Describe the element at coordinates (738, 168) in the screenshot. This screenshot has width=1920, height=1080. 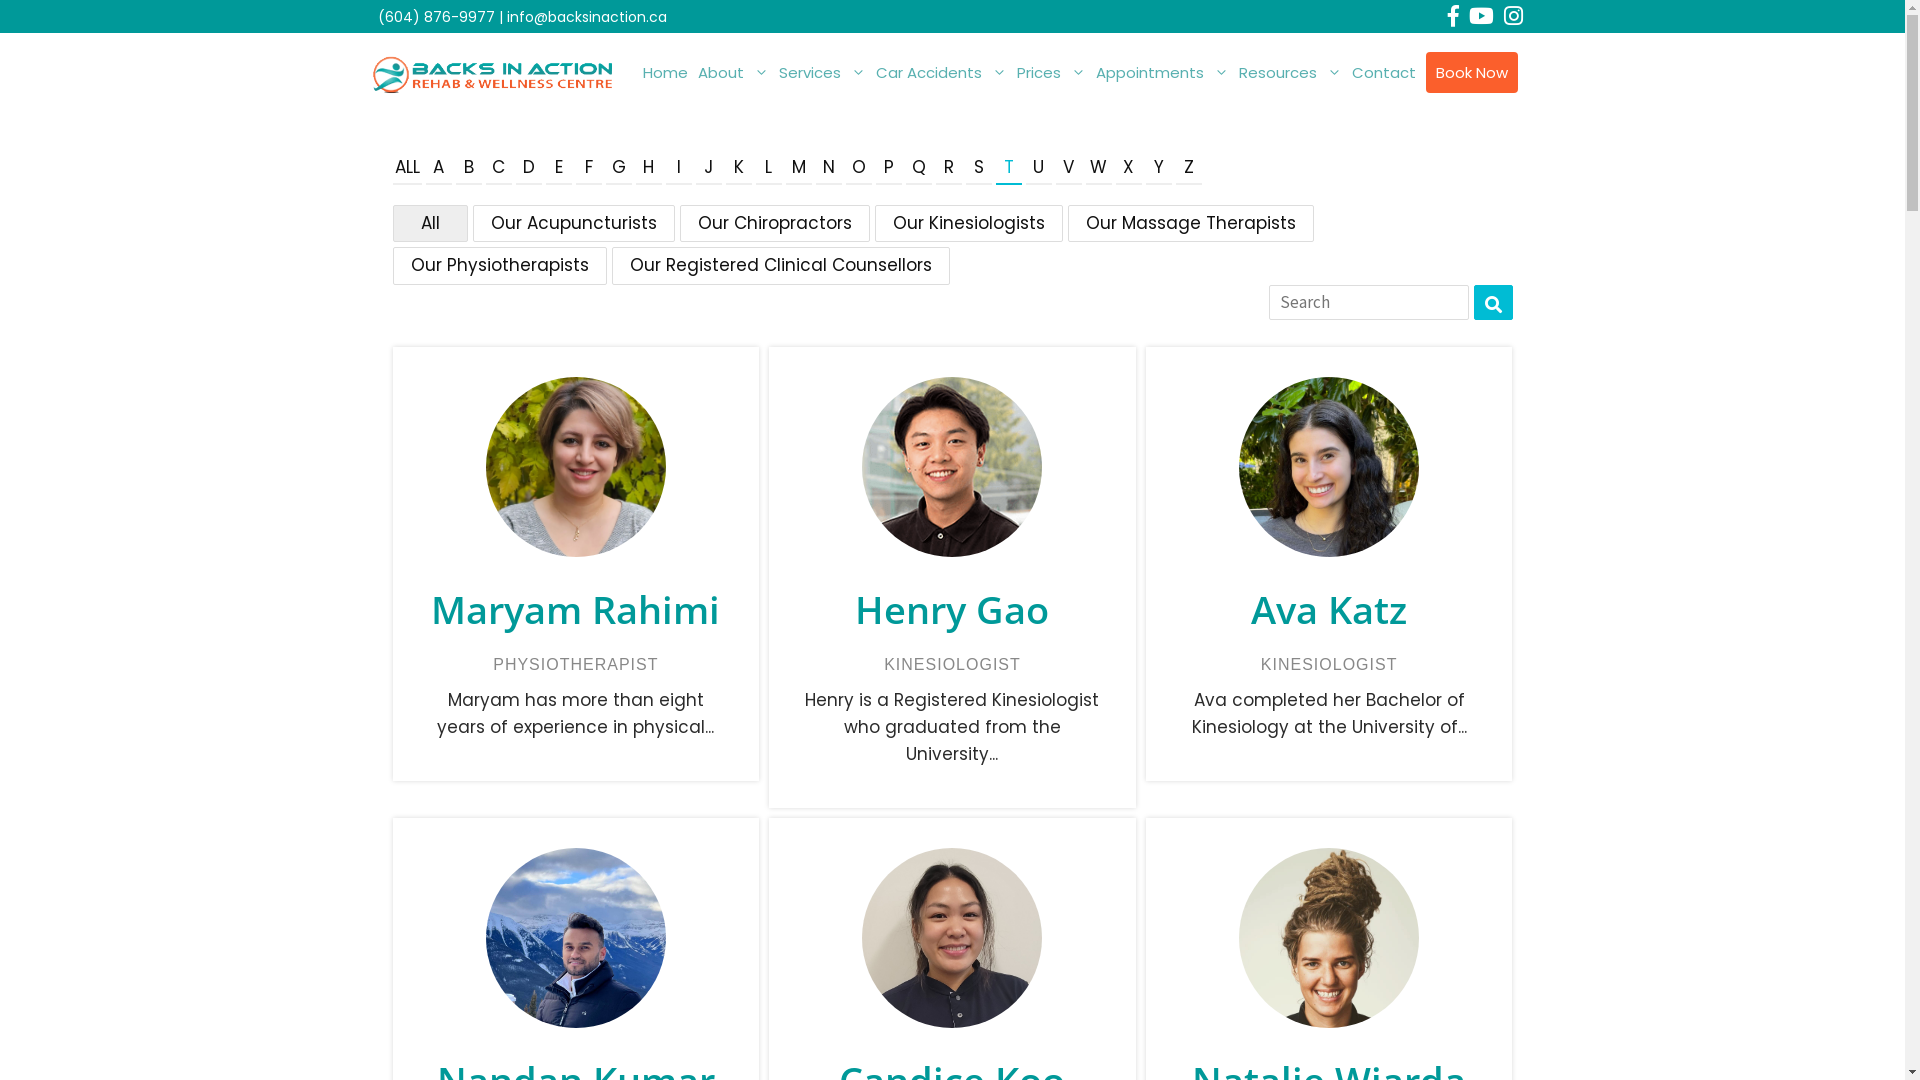
I see `'K'` at that location.